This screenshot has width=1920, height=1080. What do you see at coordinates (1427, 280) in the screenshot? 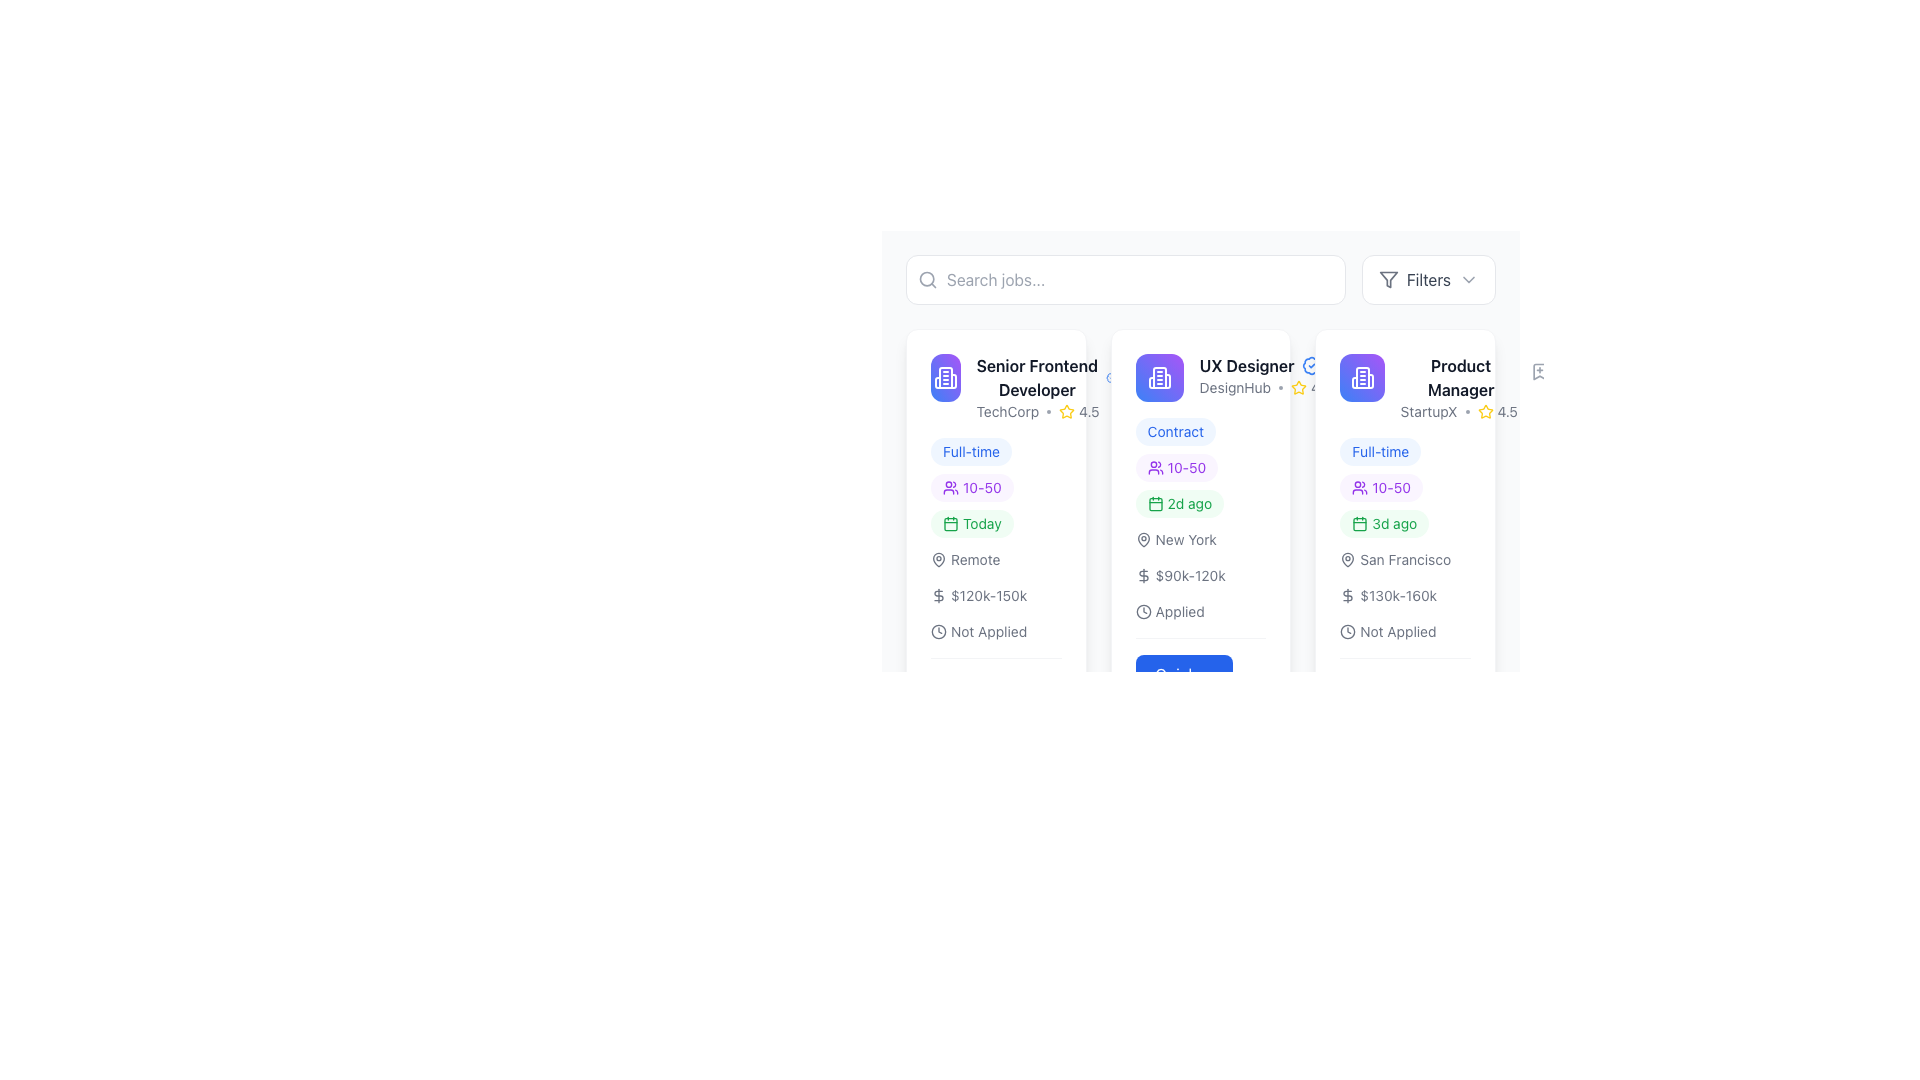
I see `the 'Filters' label element, which displays the text in bold sans-serif font` at bounding box center [1427, 280].